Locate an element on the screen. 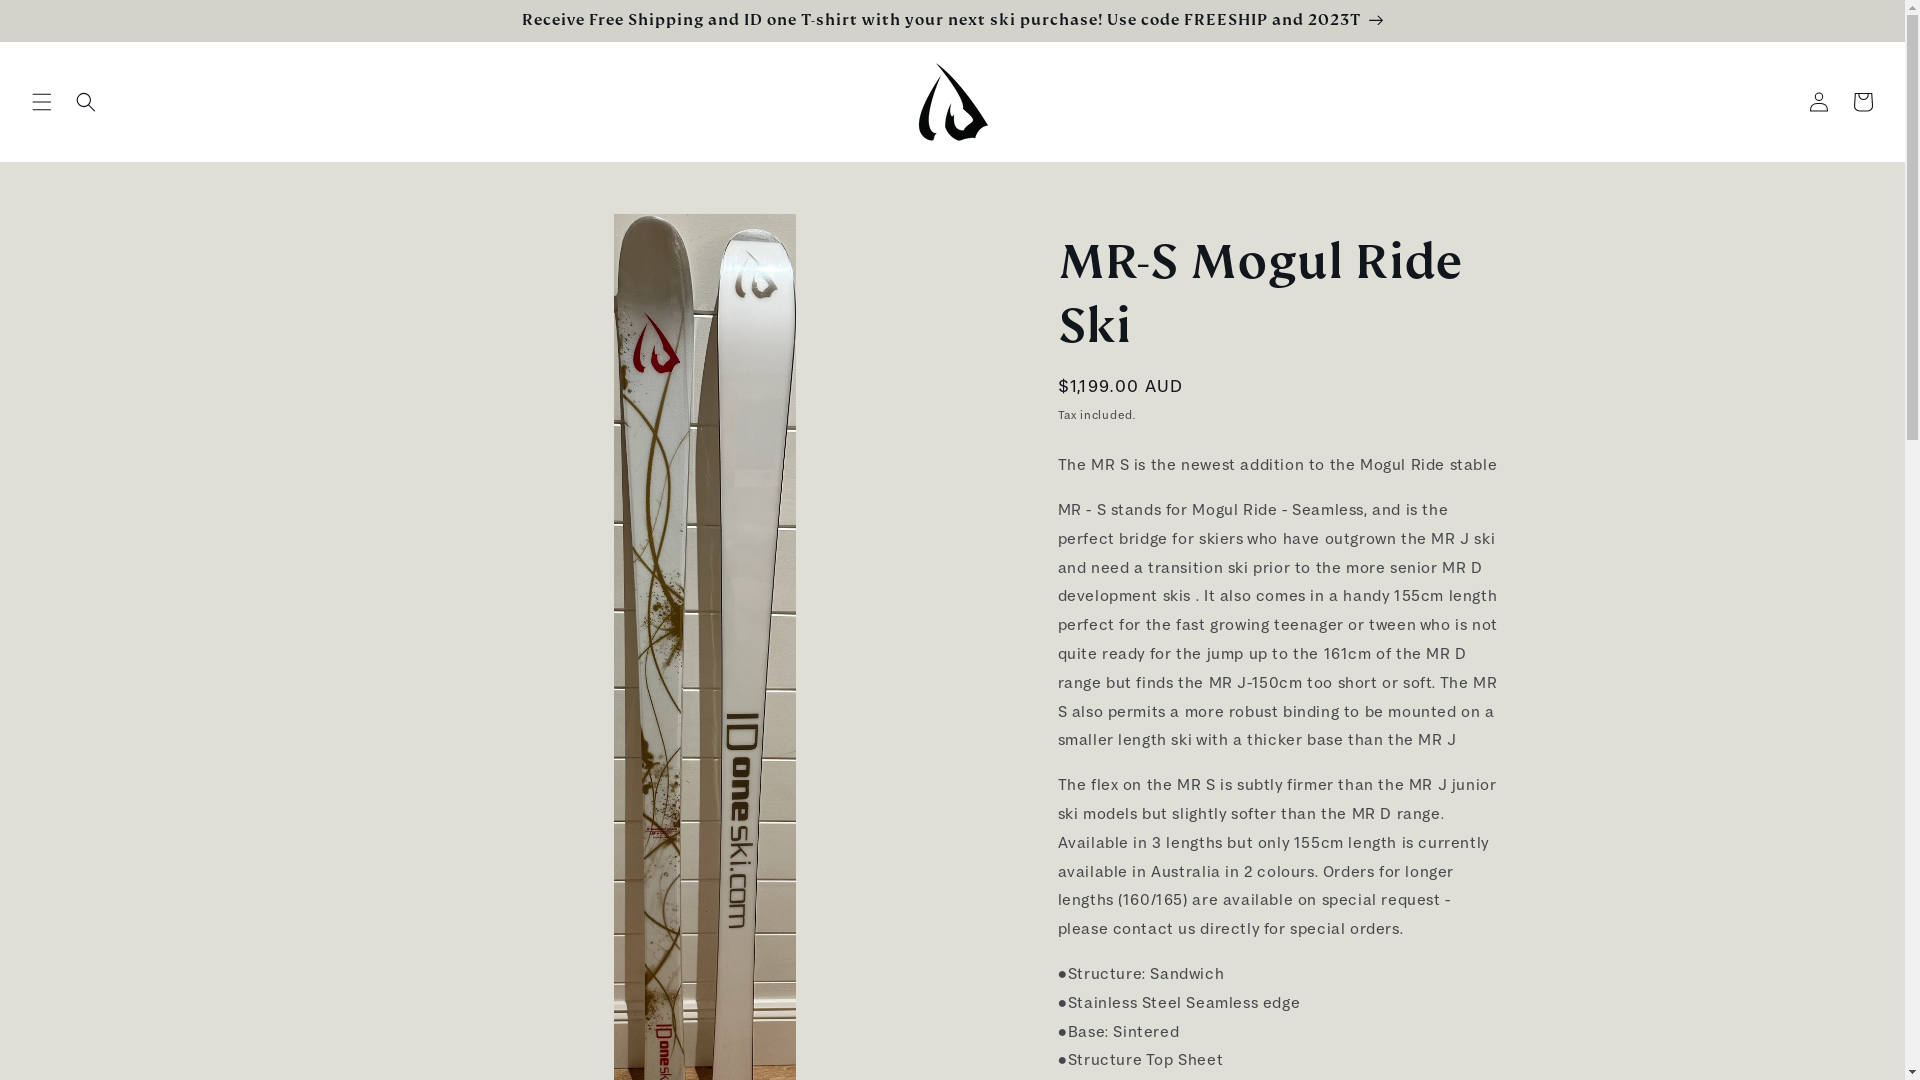  'Log in' is located at coordinates (1819, 101).